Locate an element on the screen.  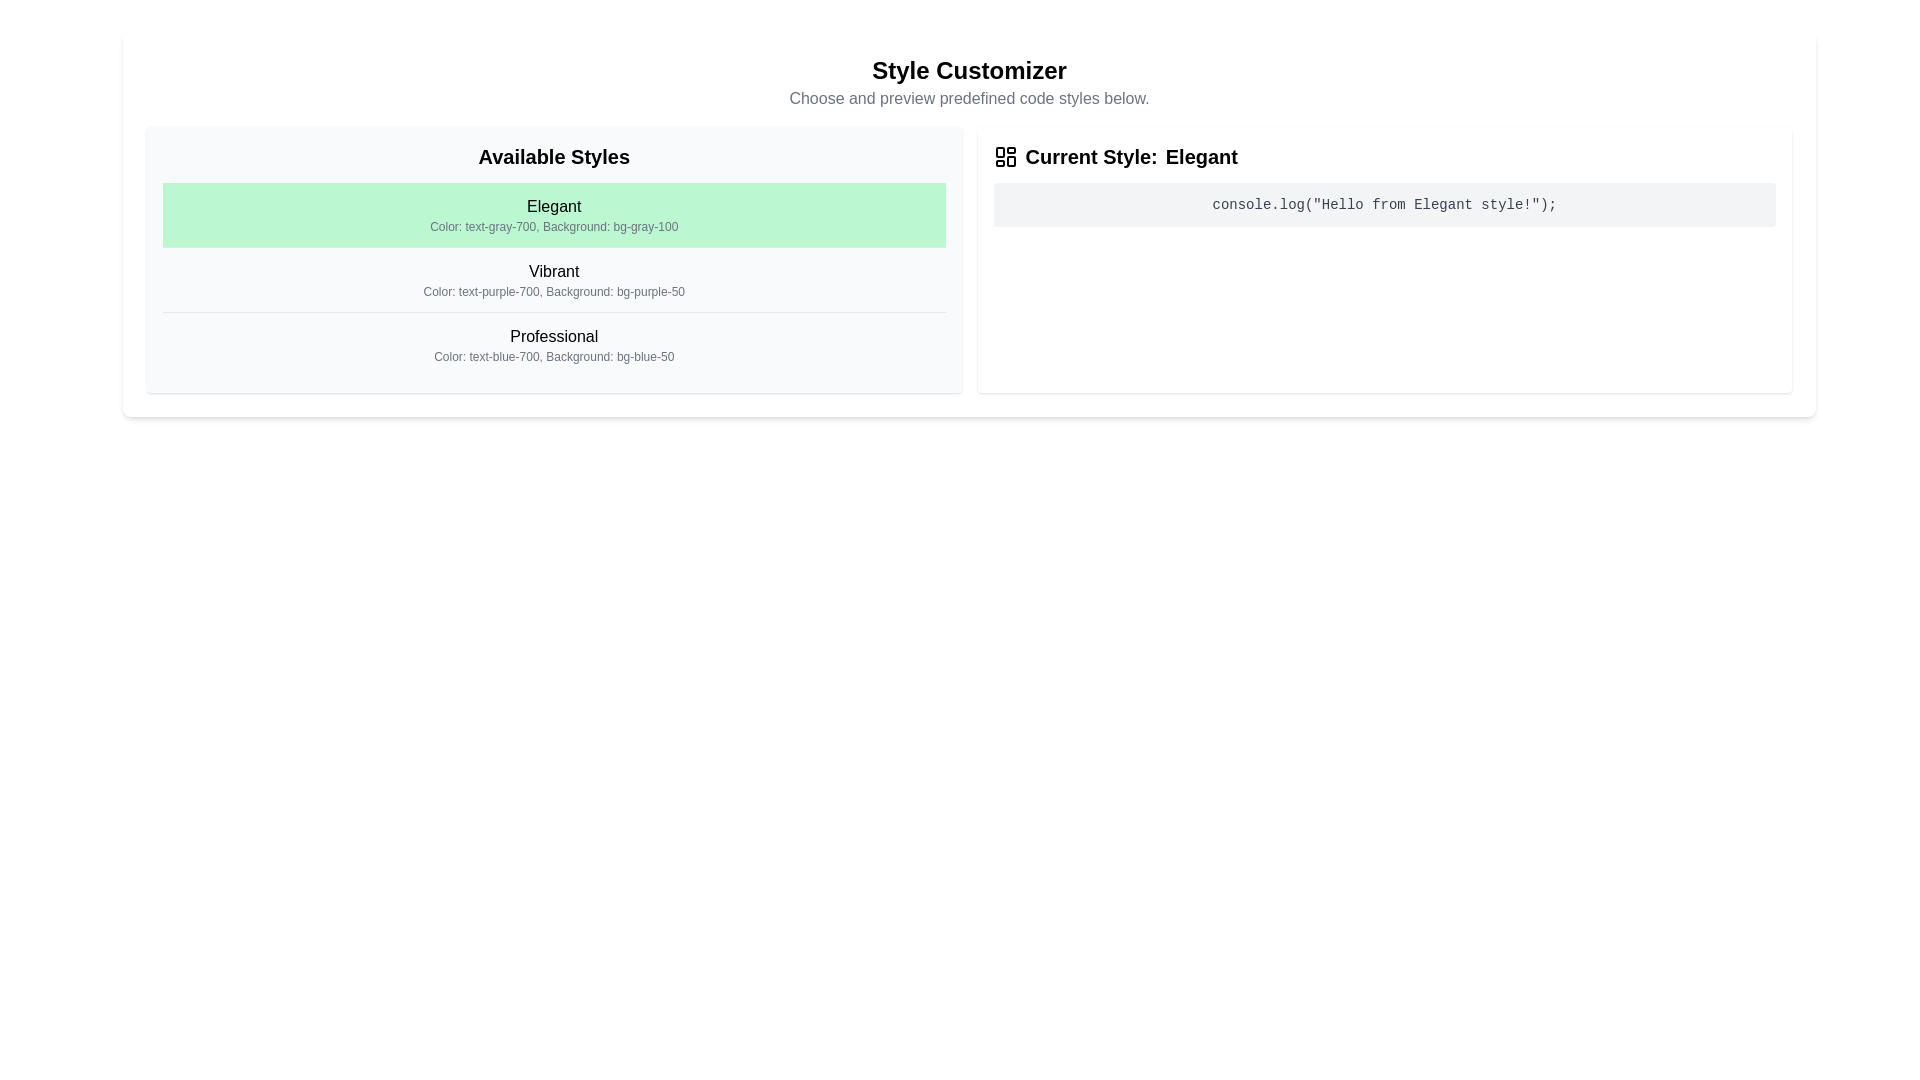
to select the 'Vibrant' style from the selectable list item under the 'Available Styles' section is located at coordinates (554, 280).